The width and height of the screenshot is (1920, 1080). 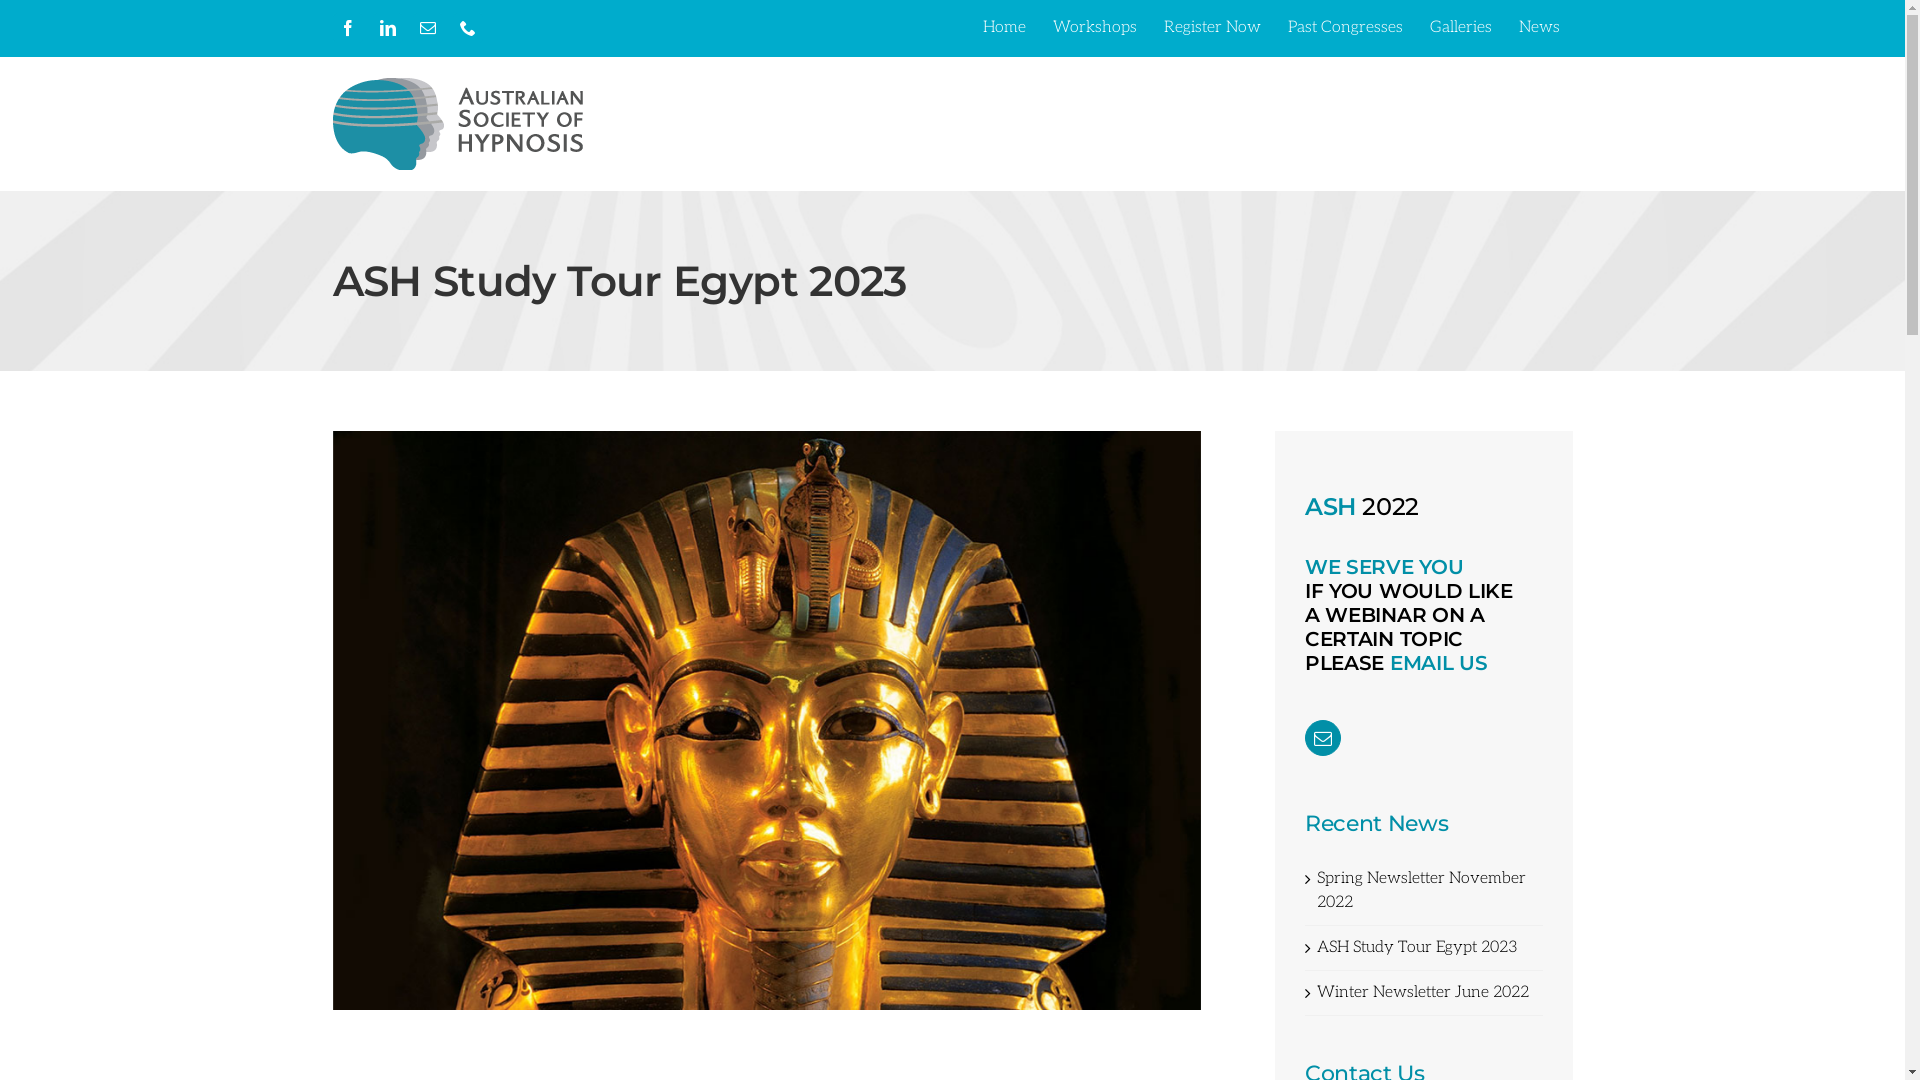 What do you see at coordinates (1210, 27) in the screenshot?
I see `'Register Now'` at bounding box center [1210, 27].